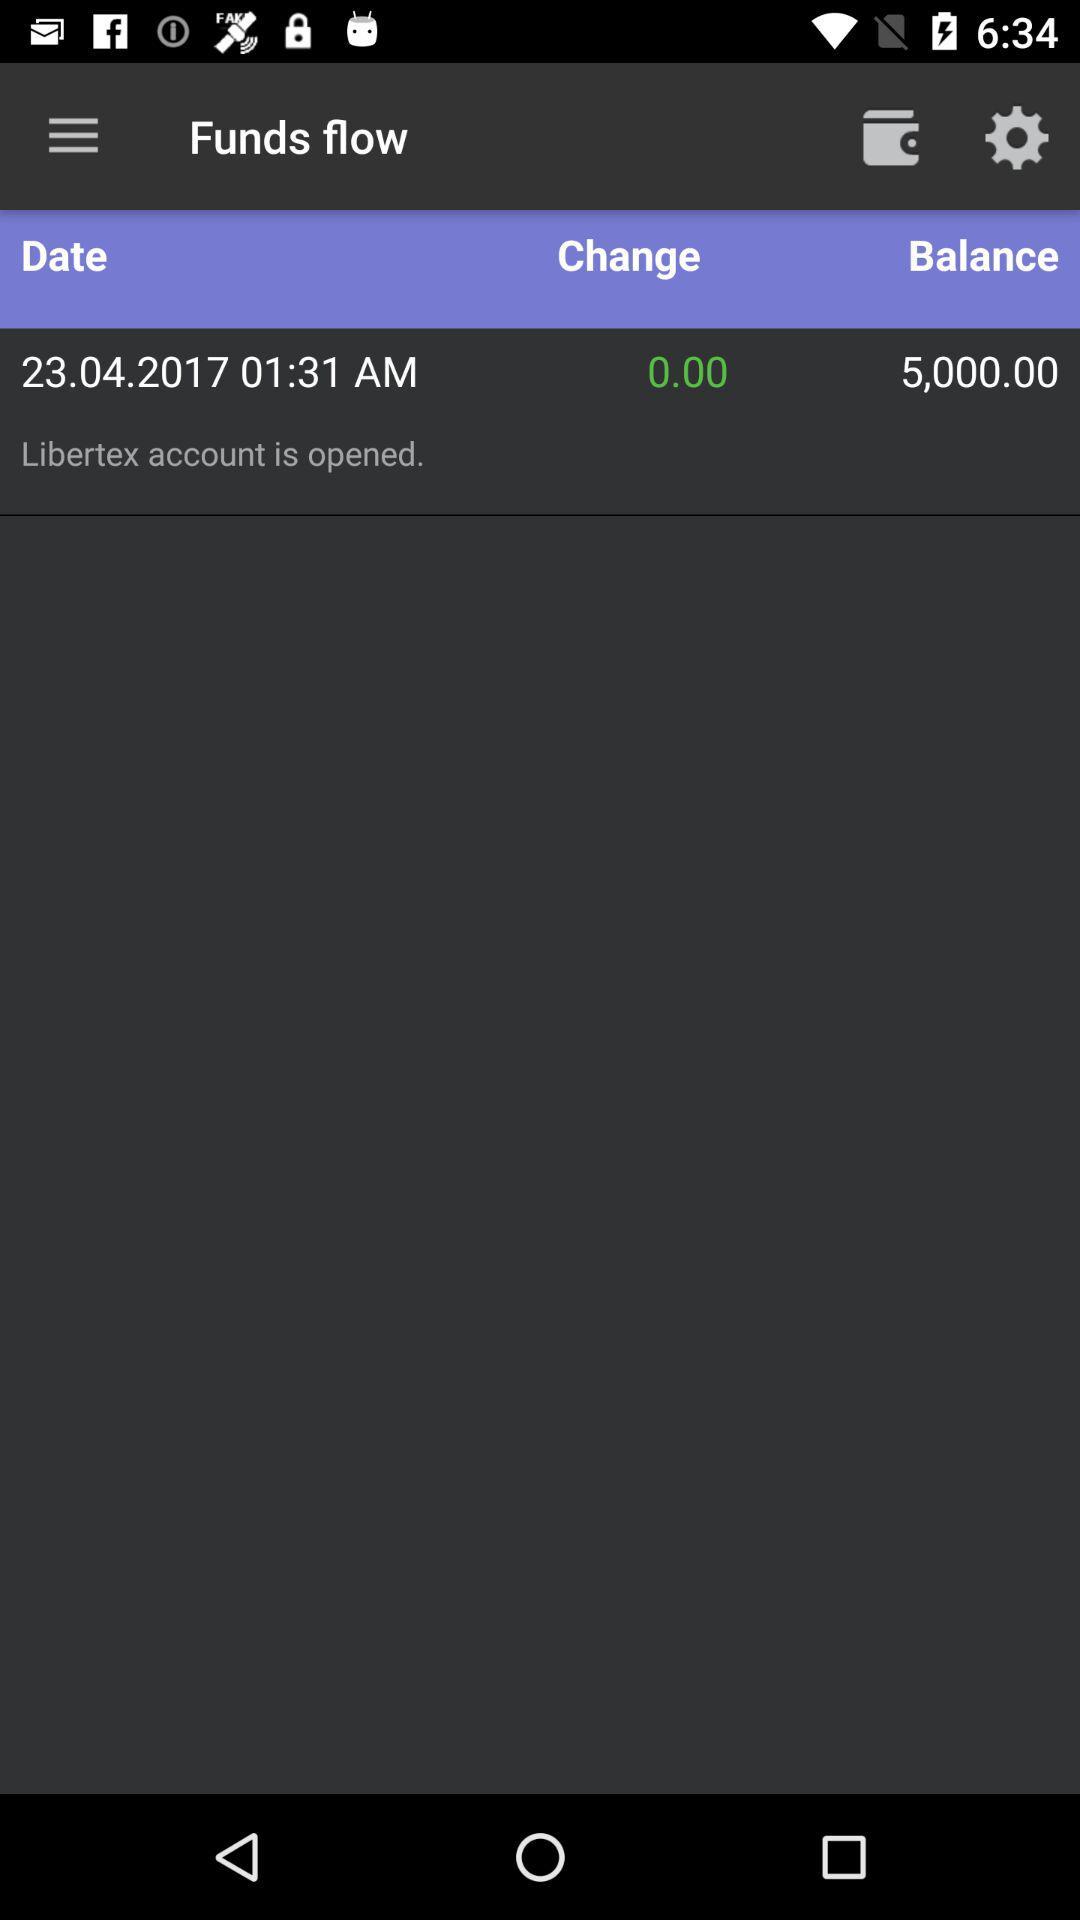 The height and width of the screenshot is (1920, 1080). I want to click on open wallet, so click(890, 135).